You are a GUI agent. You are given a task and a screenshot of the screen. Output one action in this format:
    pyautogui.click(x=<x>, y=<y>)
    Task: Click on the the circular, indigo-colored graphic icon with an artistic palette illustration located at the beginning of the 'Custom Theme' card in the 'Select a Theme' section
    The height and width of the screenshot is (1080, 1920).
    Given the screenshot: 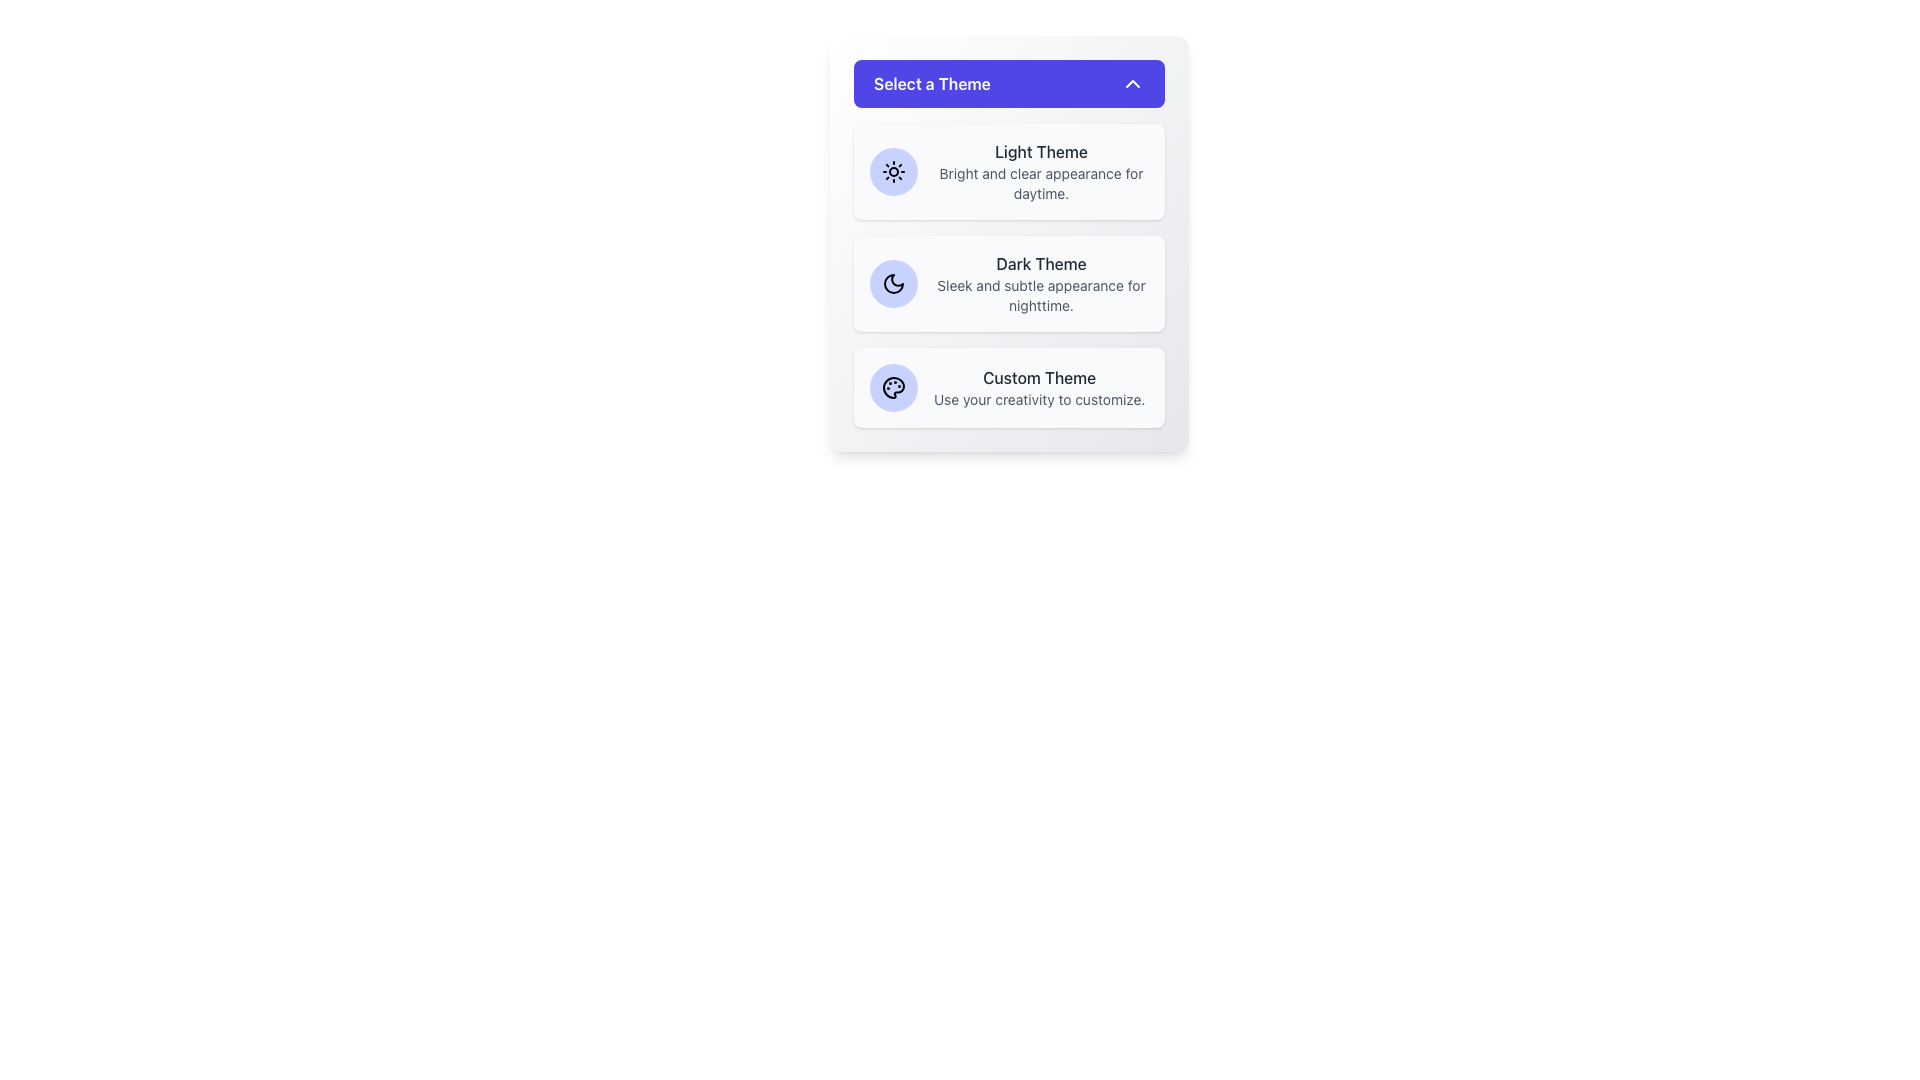 What is the action you would take?
    pyautogui.click(x=892, y=388)
    